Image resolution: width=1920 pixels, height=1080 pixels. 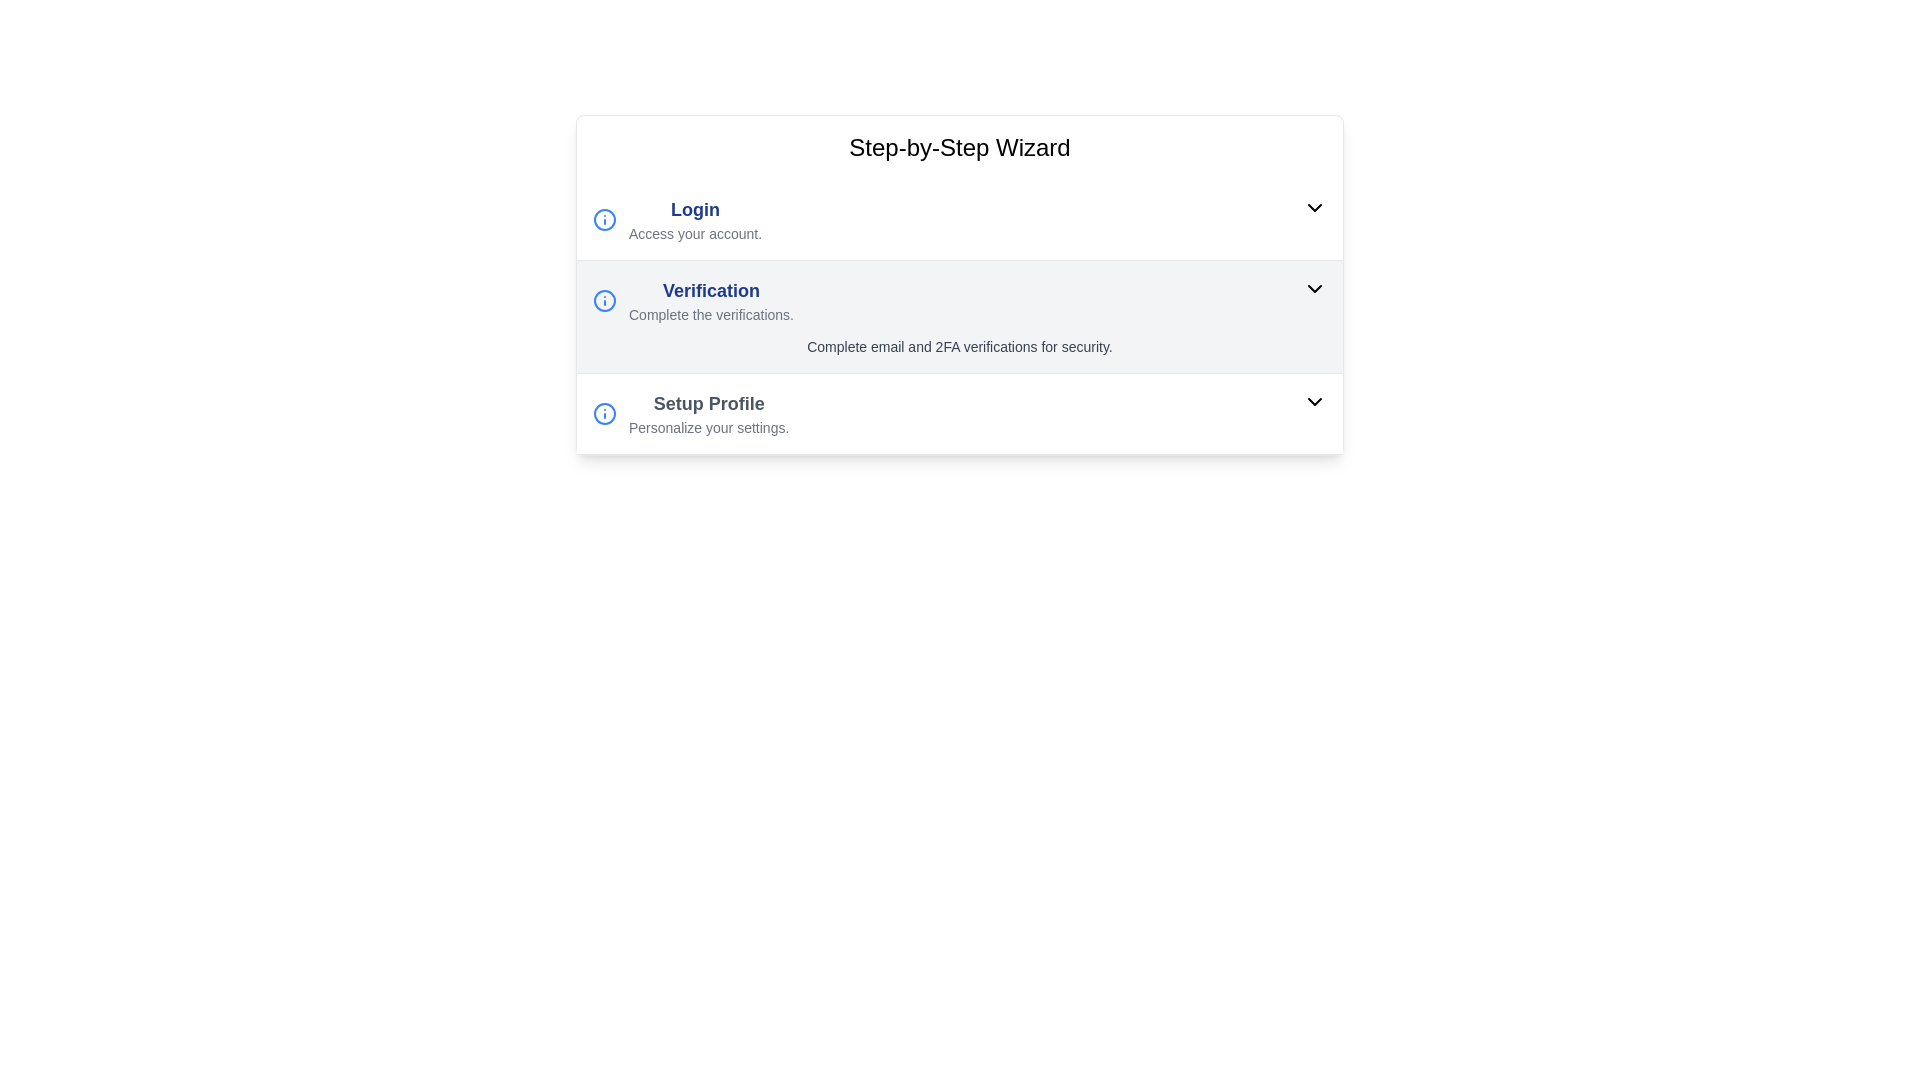 I want to click on the text line that says 'Complete the verifications.' which is positioned below the bold 'Verification' heading in the step-by-step wizard interface, so click(x=711, y=315).